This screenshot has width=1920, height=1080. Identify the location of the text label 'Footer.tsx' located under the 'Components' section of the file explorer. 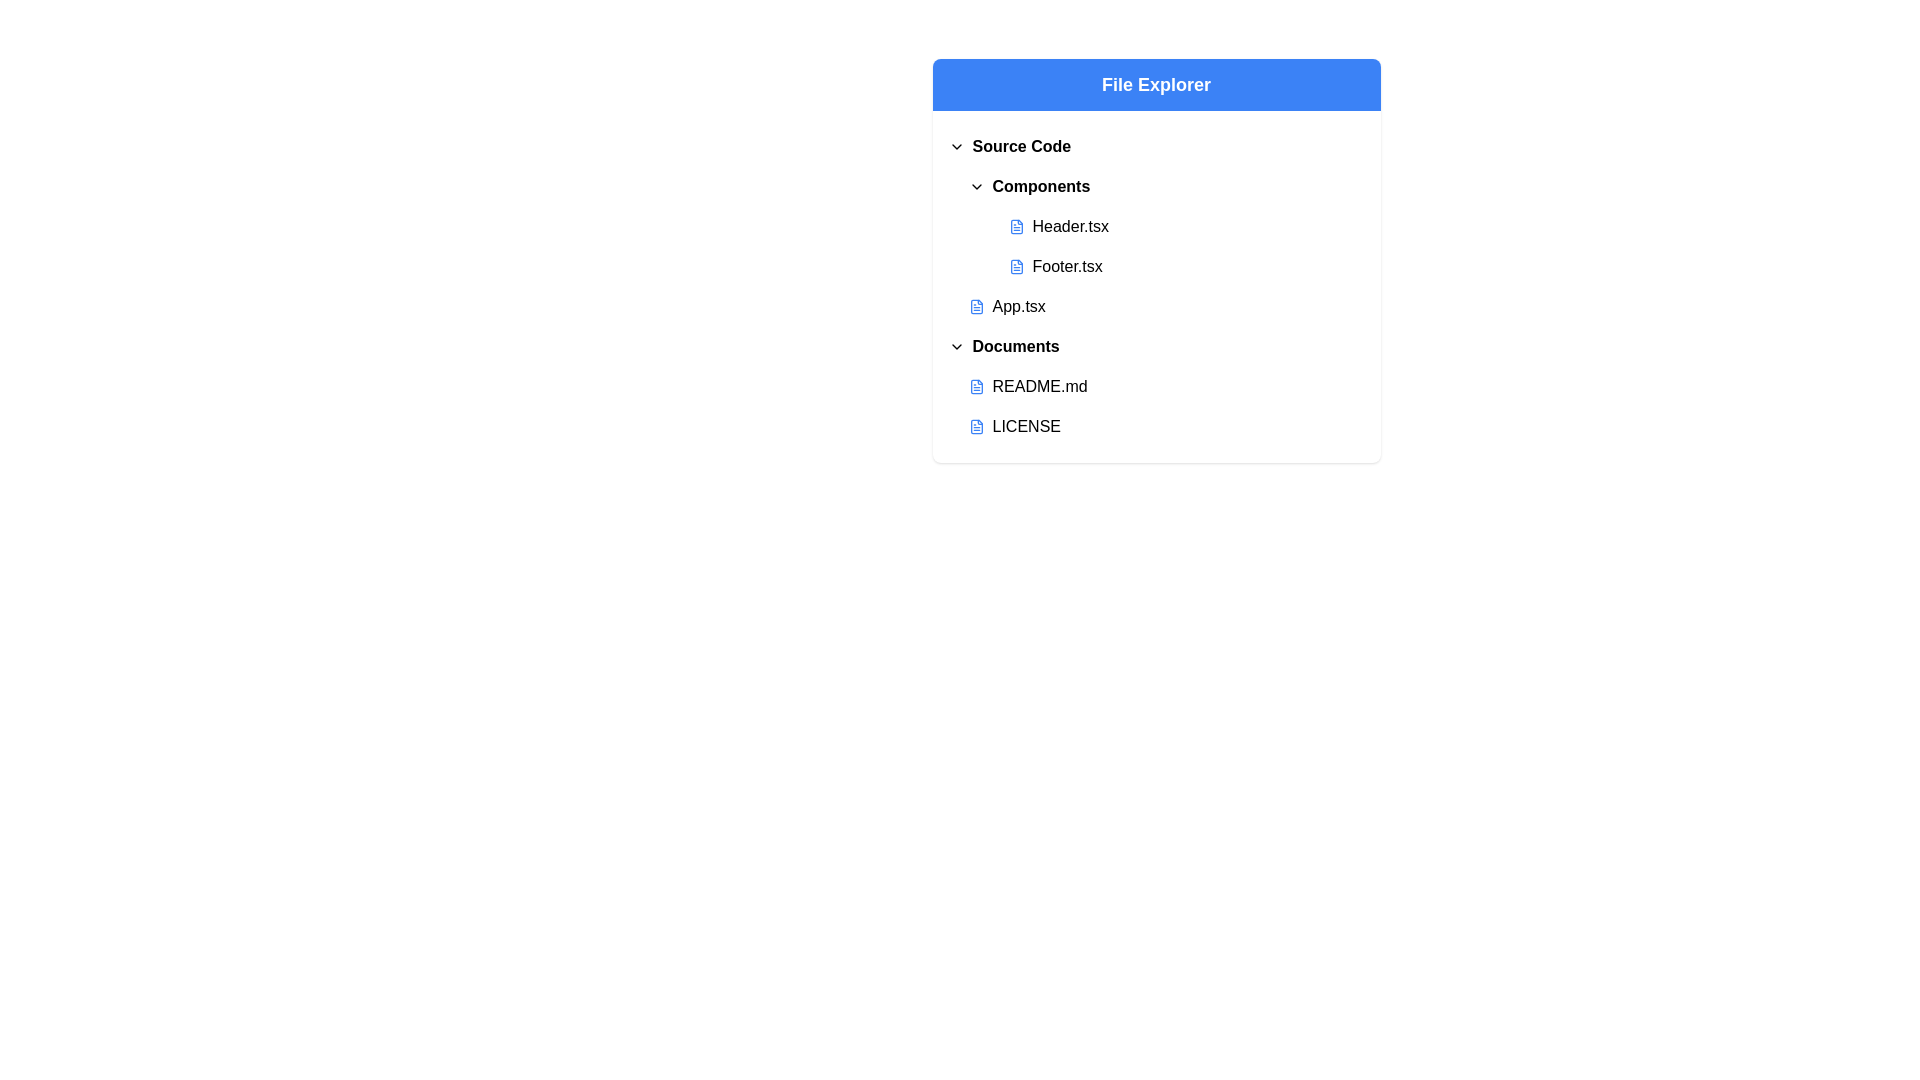
(1066, 265).